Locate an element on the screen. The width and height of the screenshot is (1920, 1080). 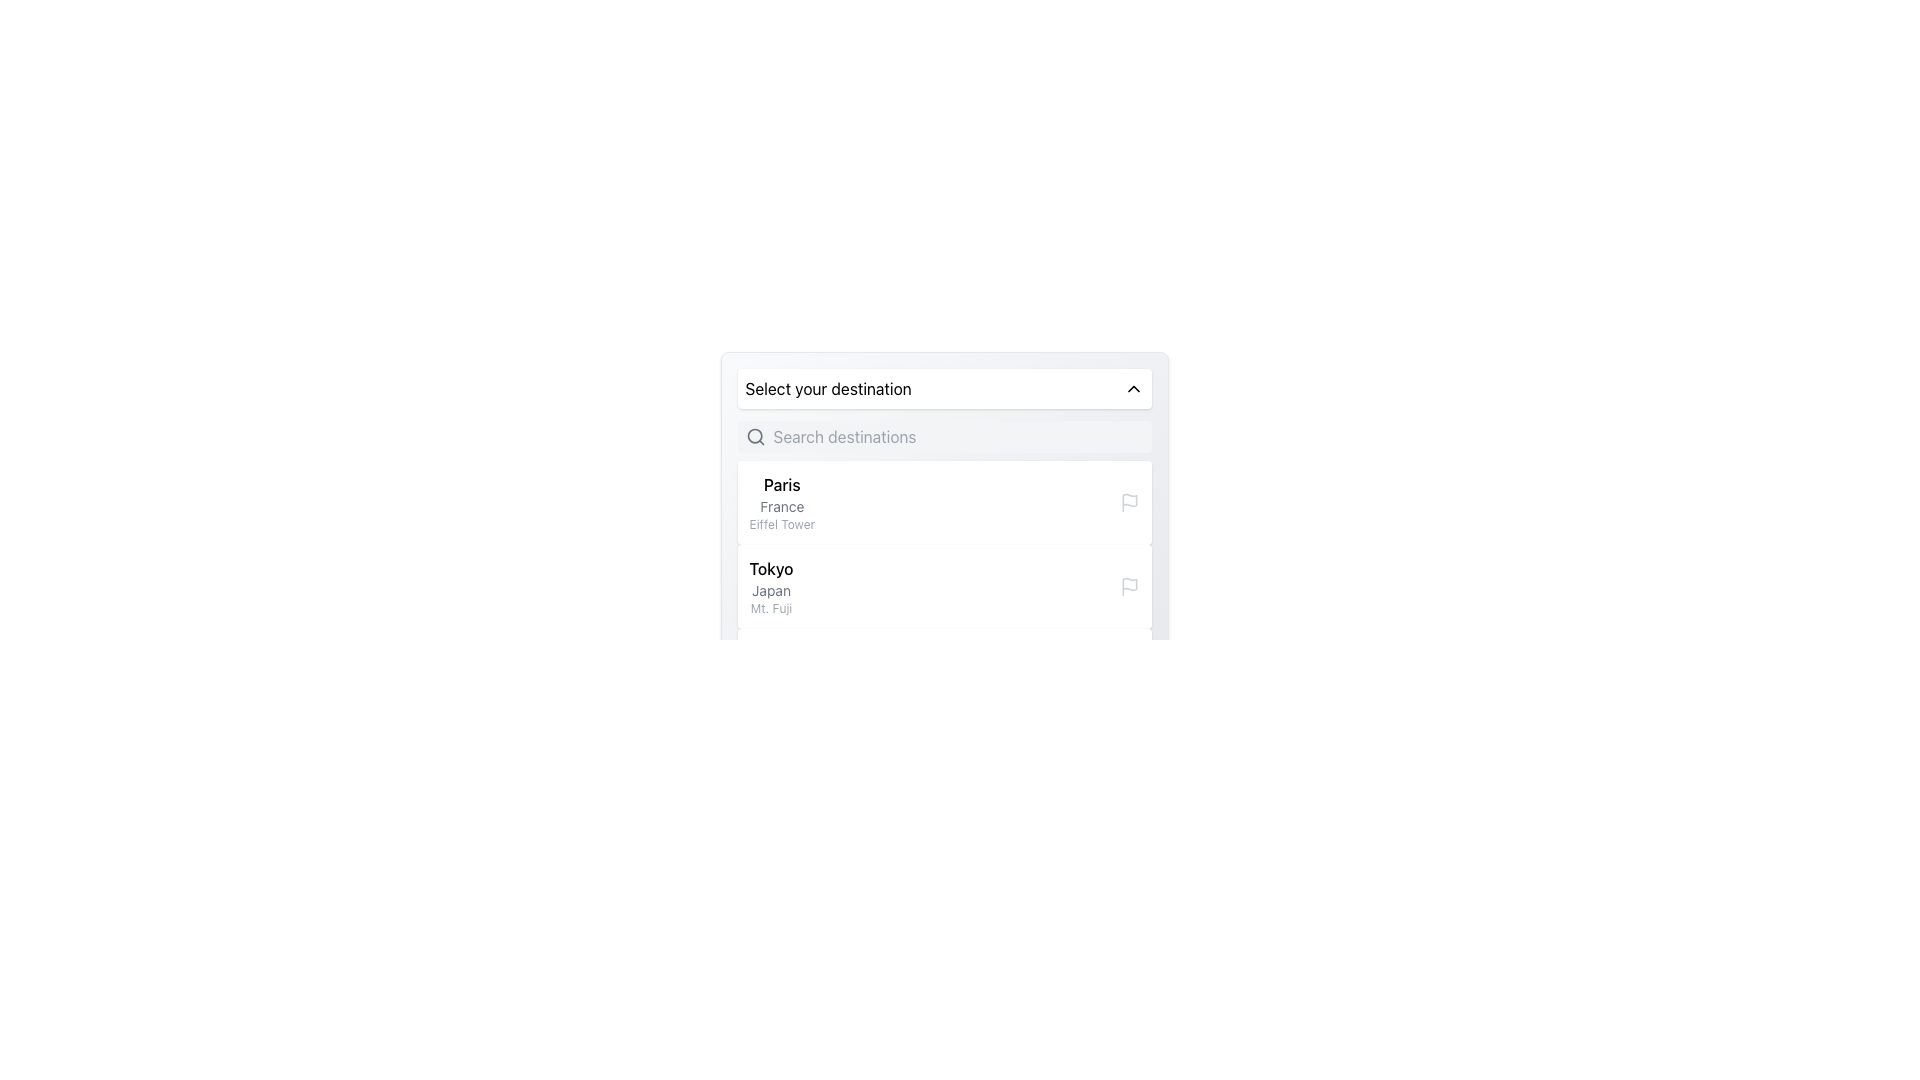
text from the bold label displaying 'Paris', which is the main header for the entry, located in the first row above 'France' and 'Eiffel Tower' is located at coordinates (781, 485).